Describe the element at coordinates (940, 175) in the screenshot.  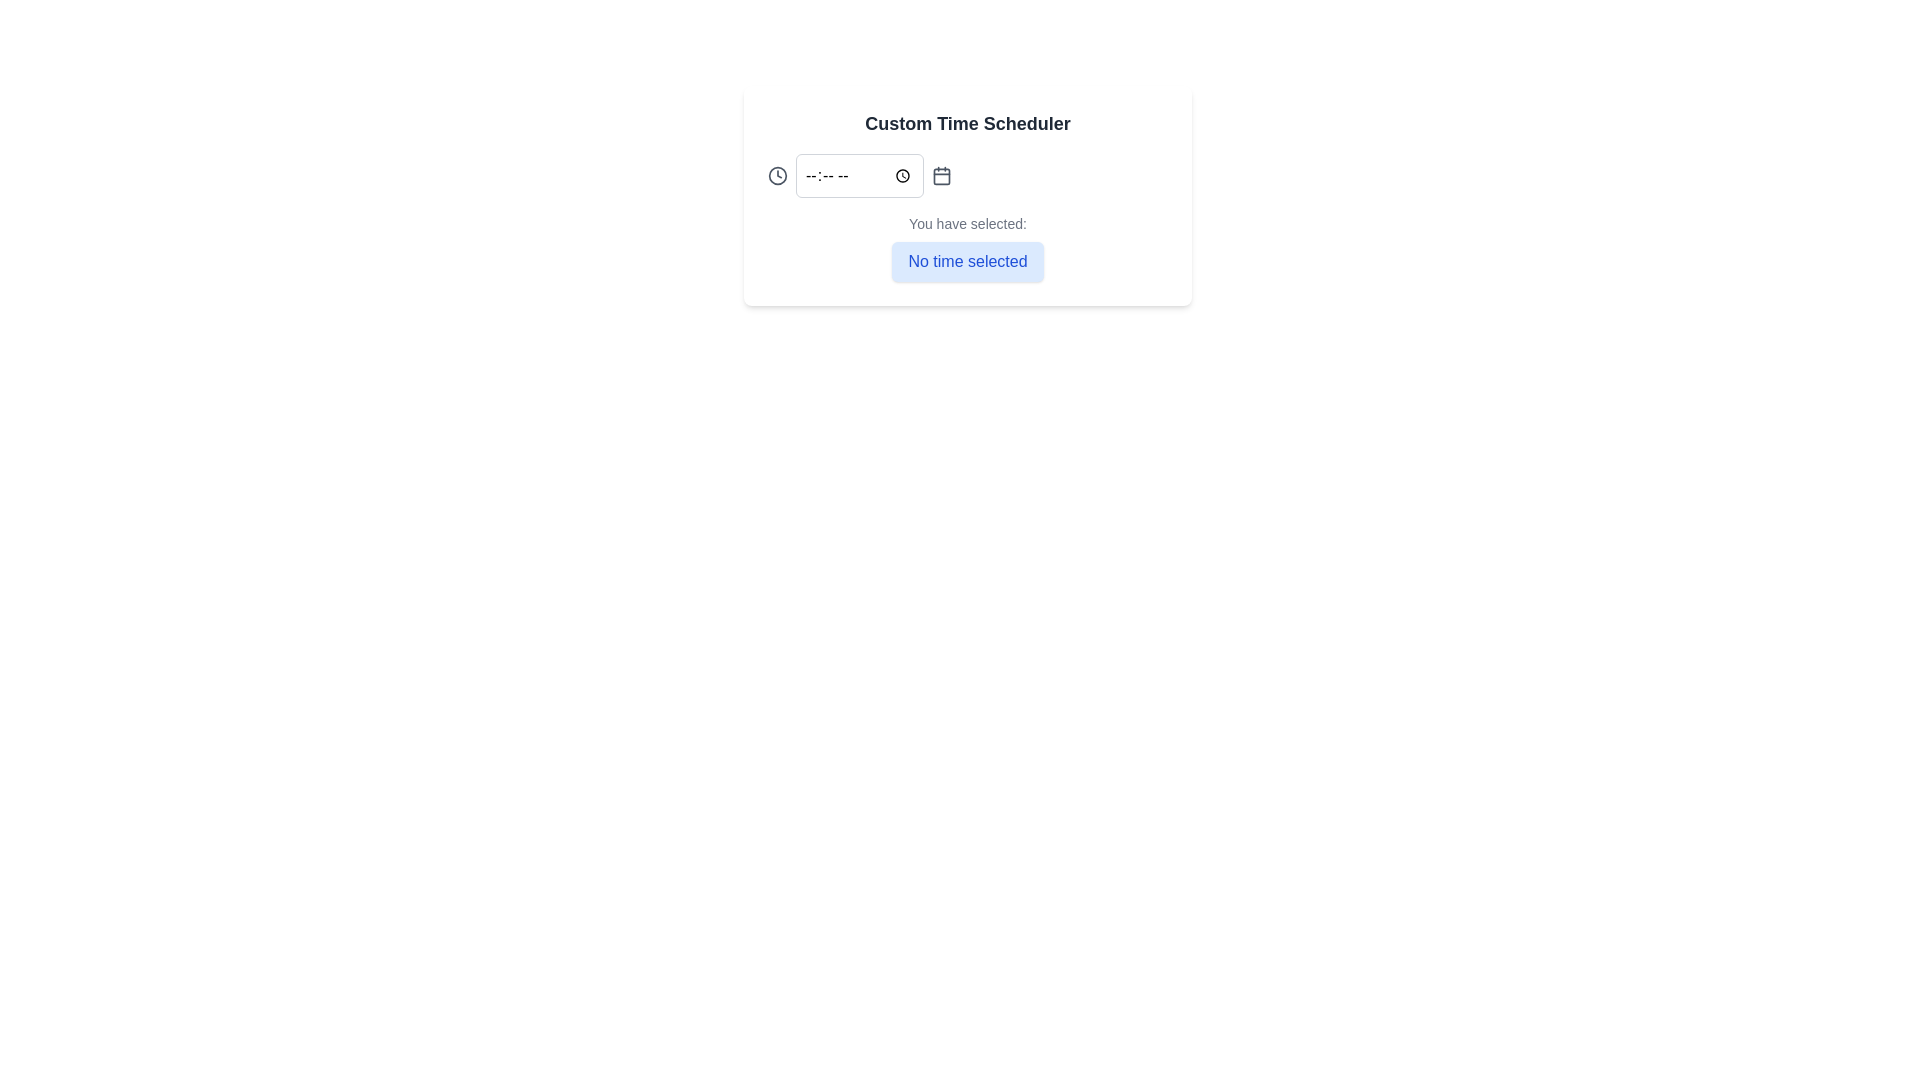
I see `the calendar icon located towards the right within a horizontal arrangement of elements in the custom time scheduler interface` at that location.